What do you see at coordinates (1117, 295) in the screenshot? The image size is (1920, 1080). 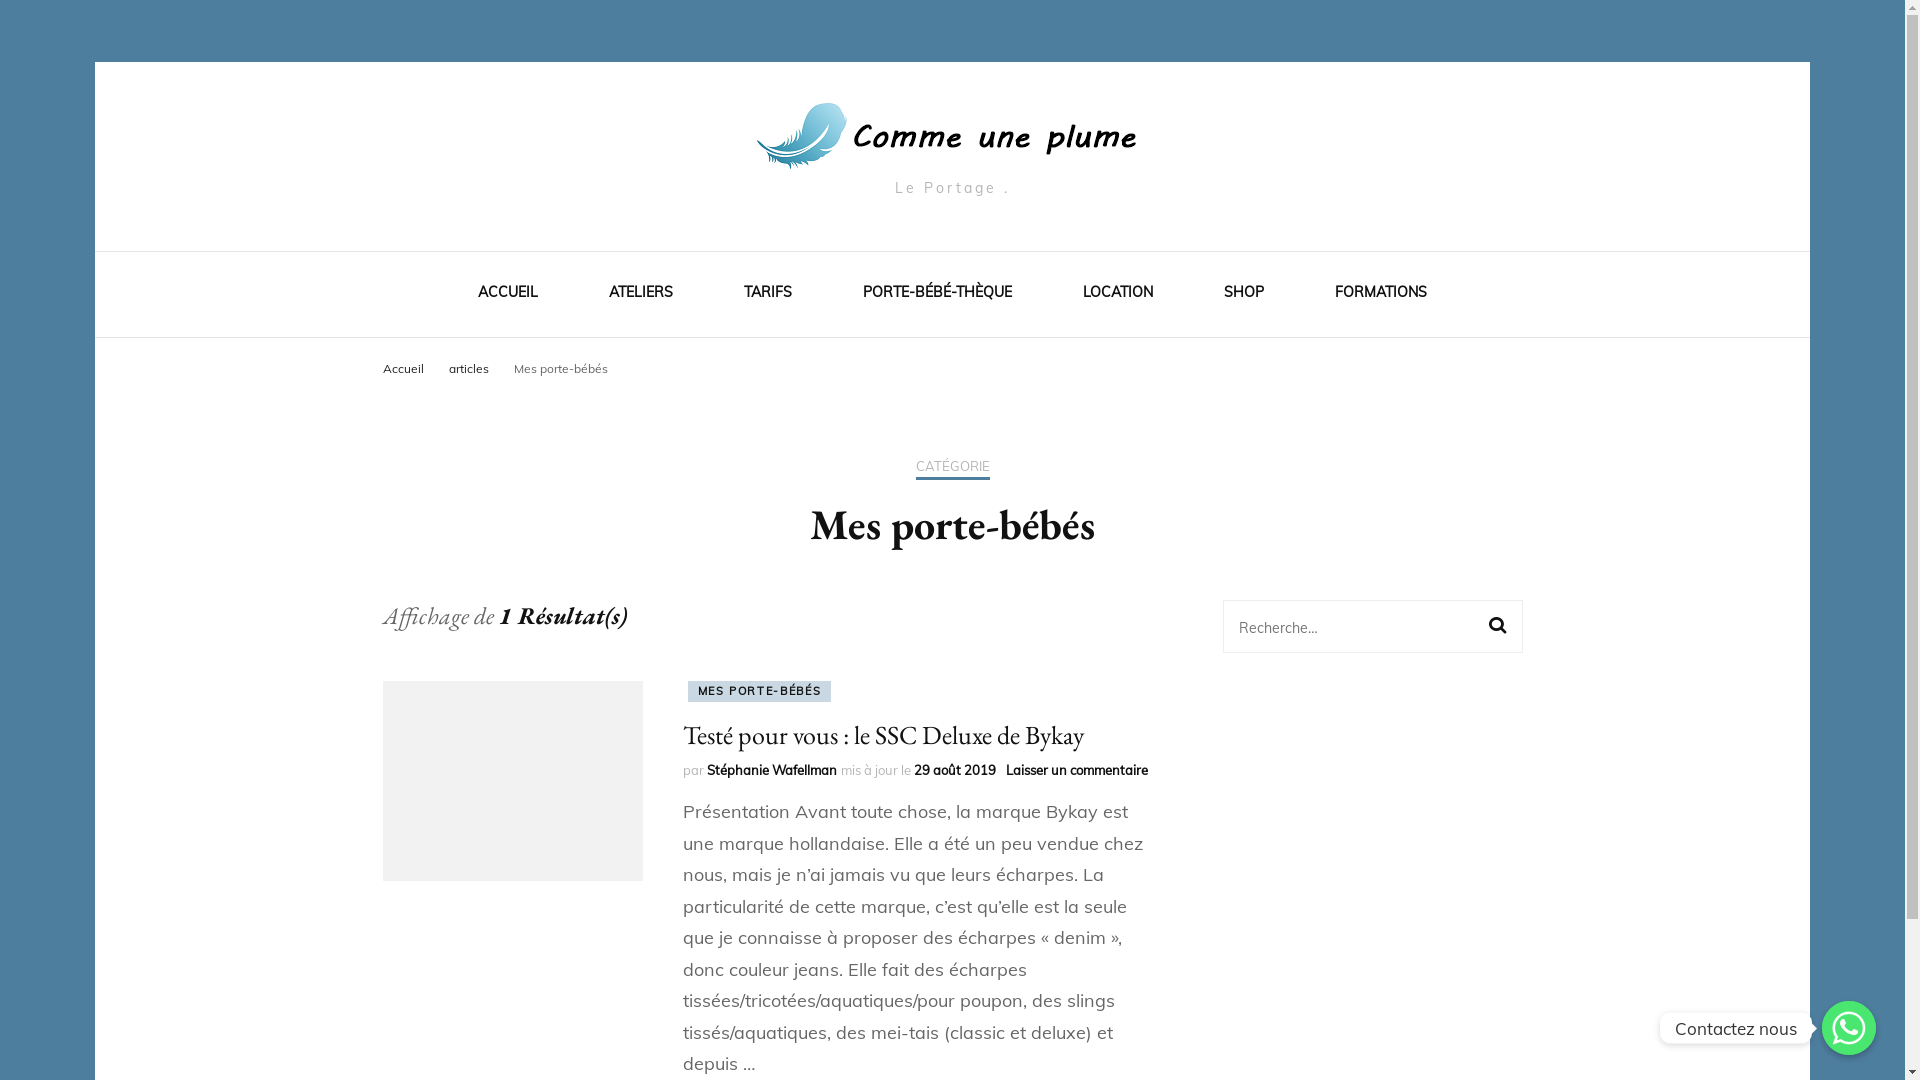 I see `'LOCATION'` at bounding box center [1117, 295].